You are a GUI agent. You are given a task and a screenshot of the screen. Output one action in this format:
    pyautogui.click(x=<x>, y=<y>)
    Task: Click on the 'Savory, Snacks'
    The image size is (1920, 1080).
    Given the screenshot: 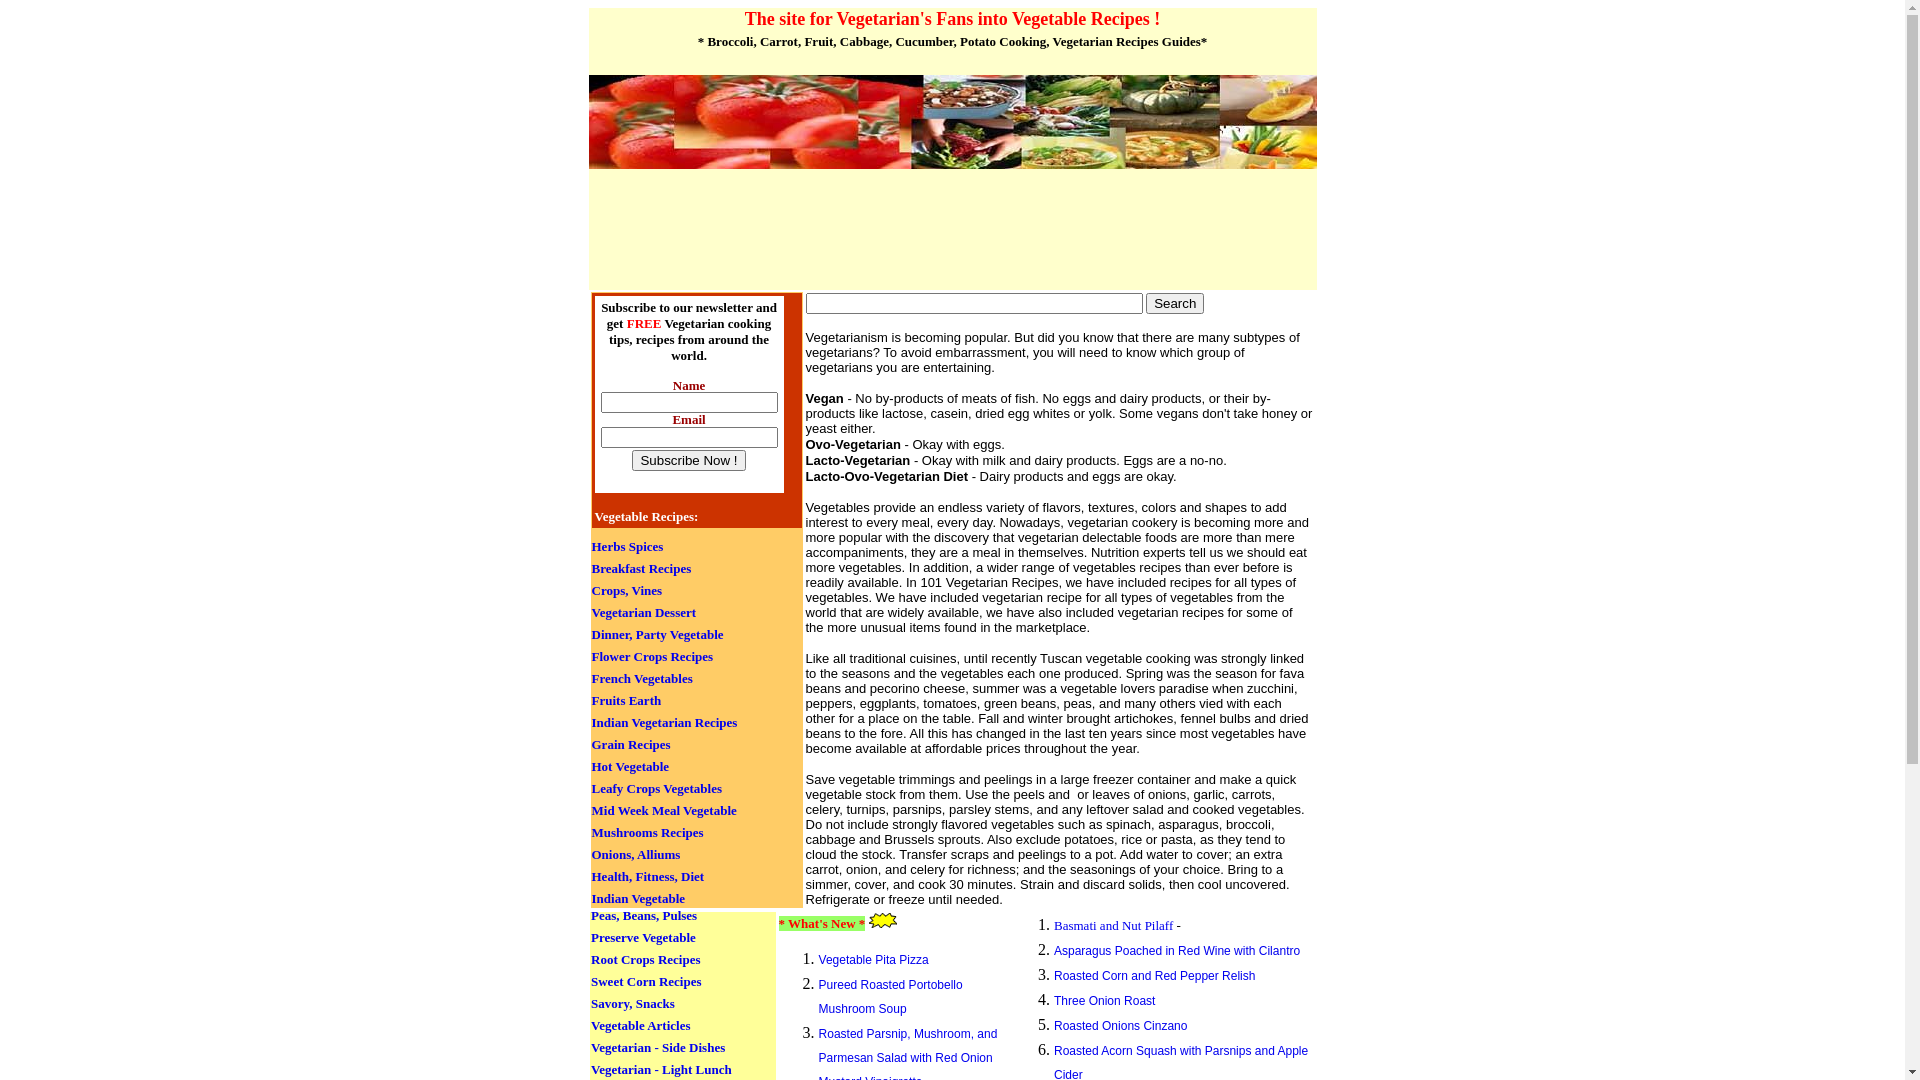 What is the action you would take?
    pyautogui.click(x=632, y=1003)
    